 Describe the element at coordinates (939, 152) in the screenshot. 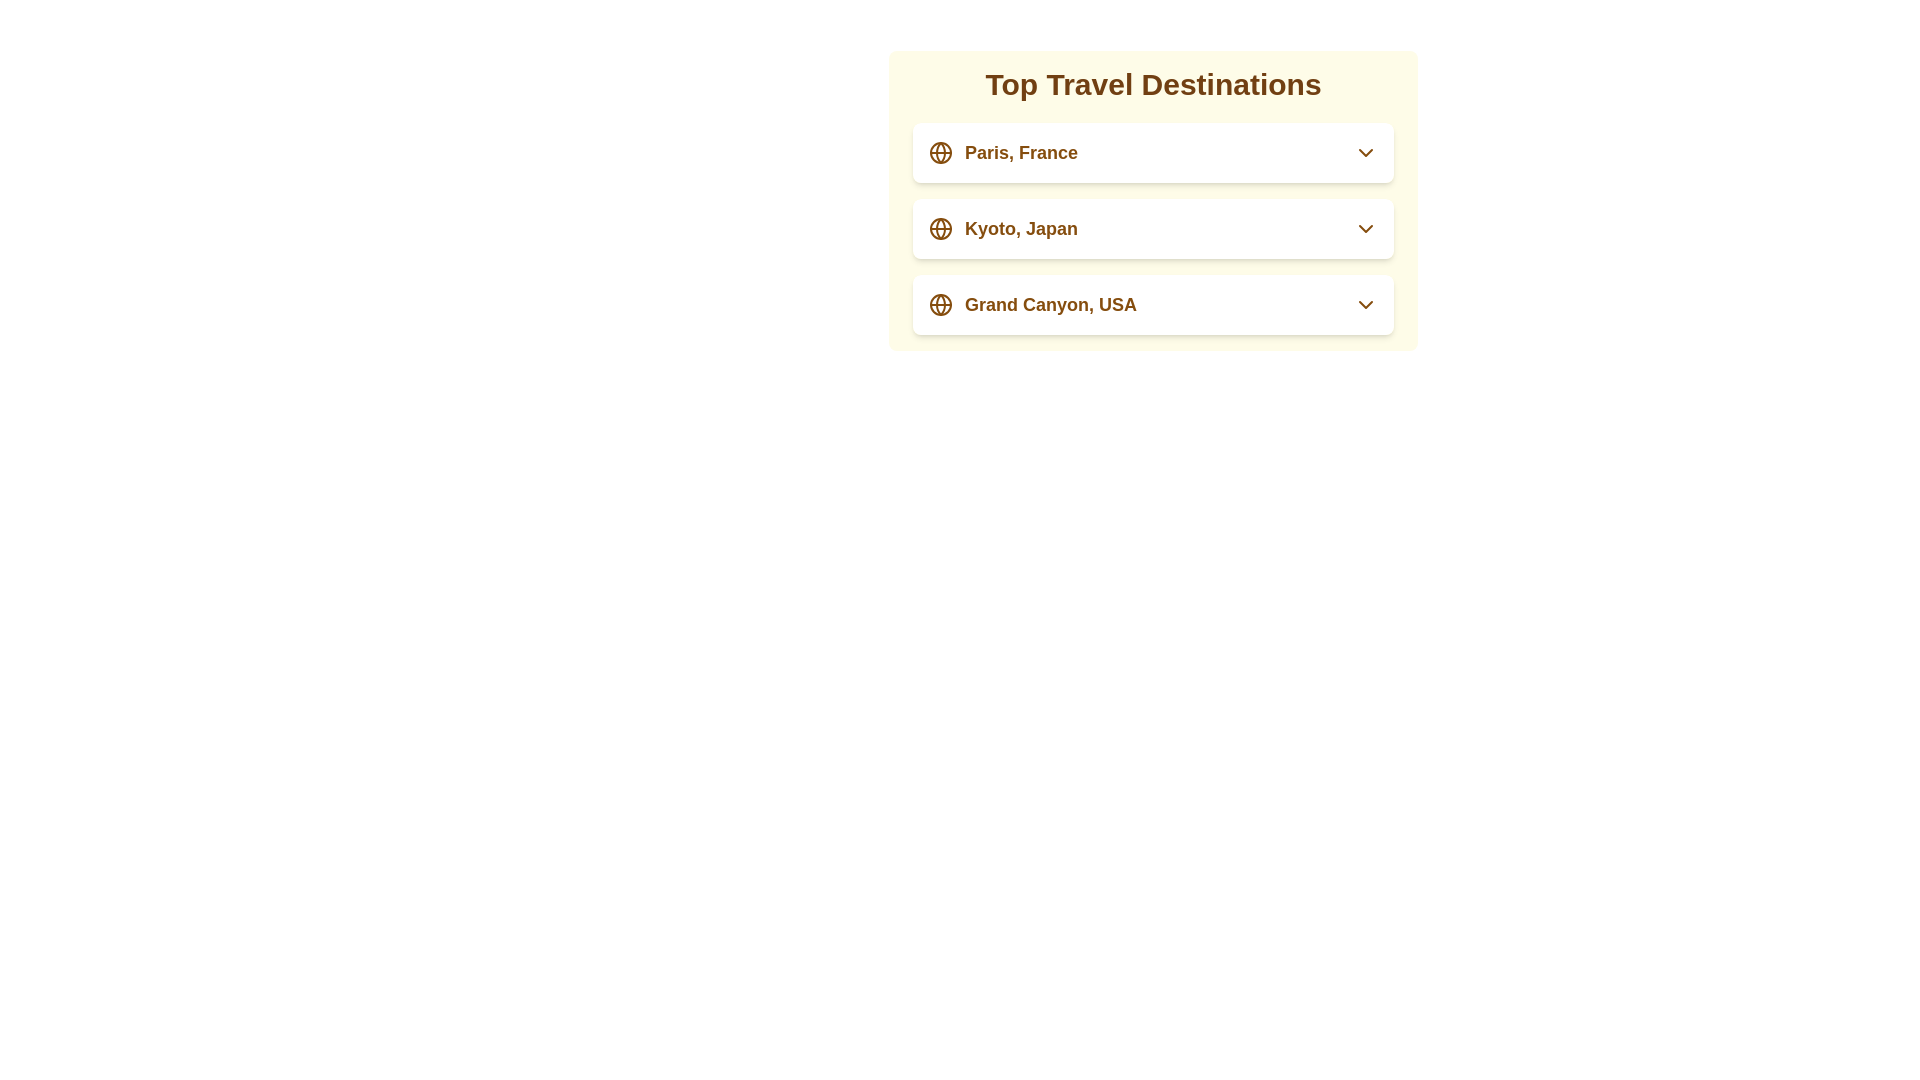

I see `the globe icon located to the left of the text 'Paris, France' in the 'Top Travel Destinations' list` at that location.